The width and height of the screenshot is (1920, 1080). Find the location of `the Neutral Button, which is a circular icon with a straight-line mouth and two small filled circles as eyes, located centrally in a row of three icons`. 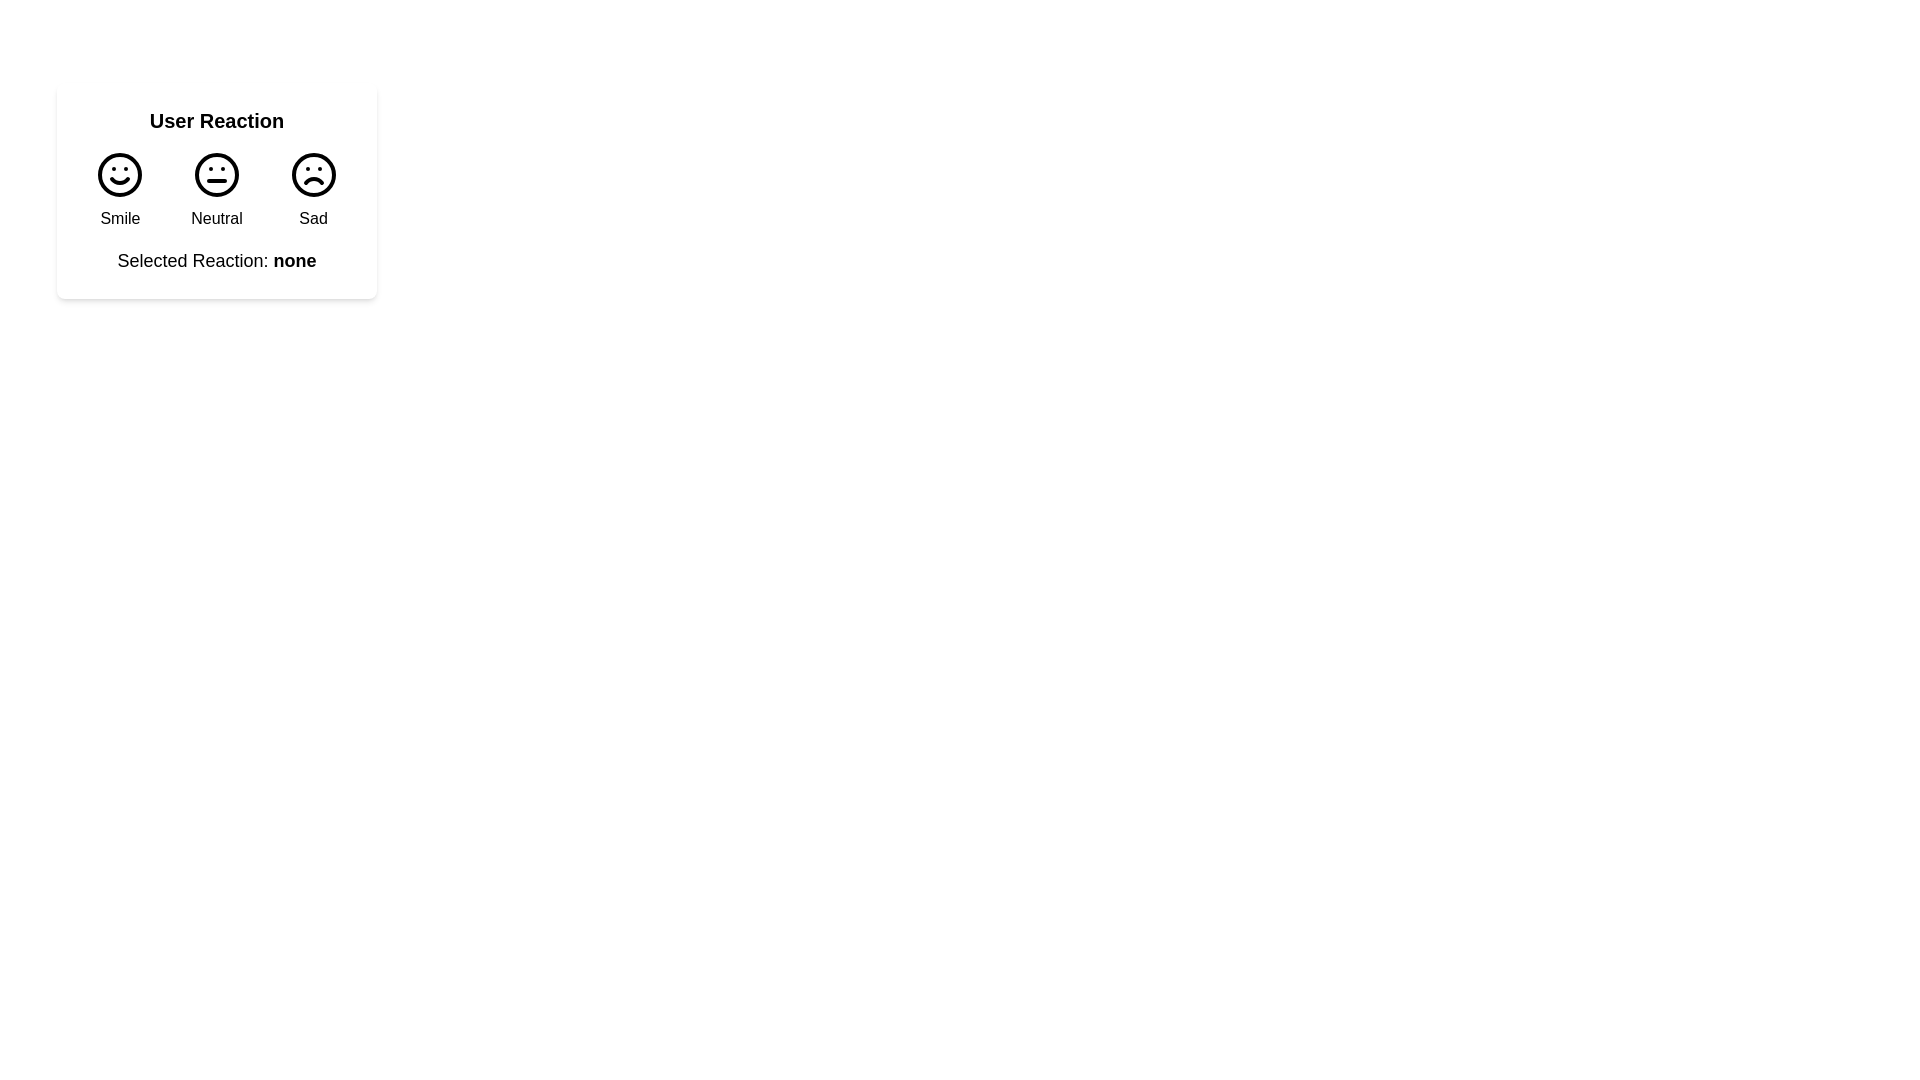

the Neutral Button, which is a circular icon with a straight-line mouth and two small filled circles as eyes, located centrally in a row of three icons is located at coordinates (216, 191).